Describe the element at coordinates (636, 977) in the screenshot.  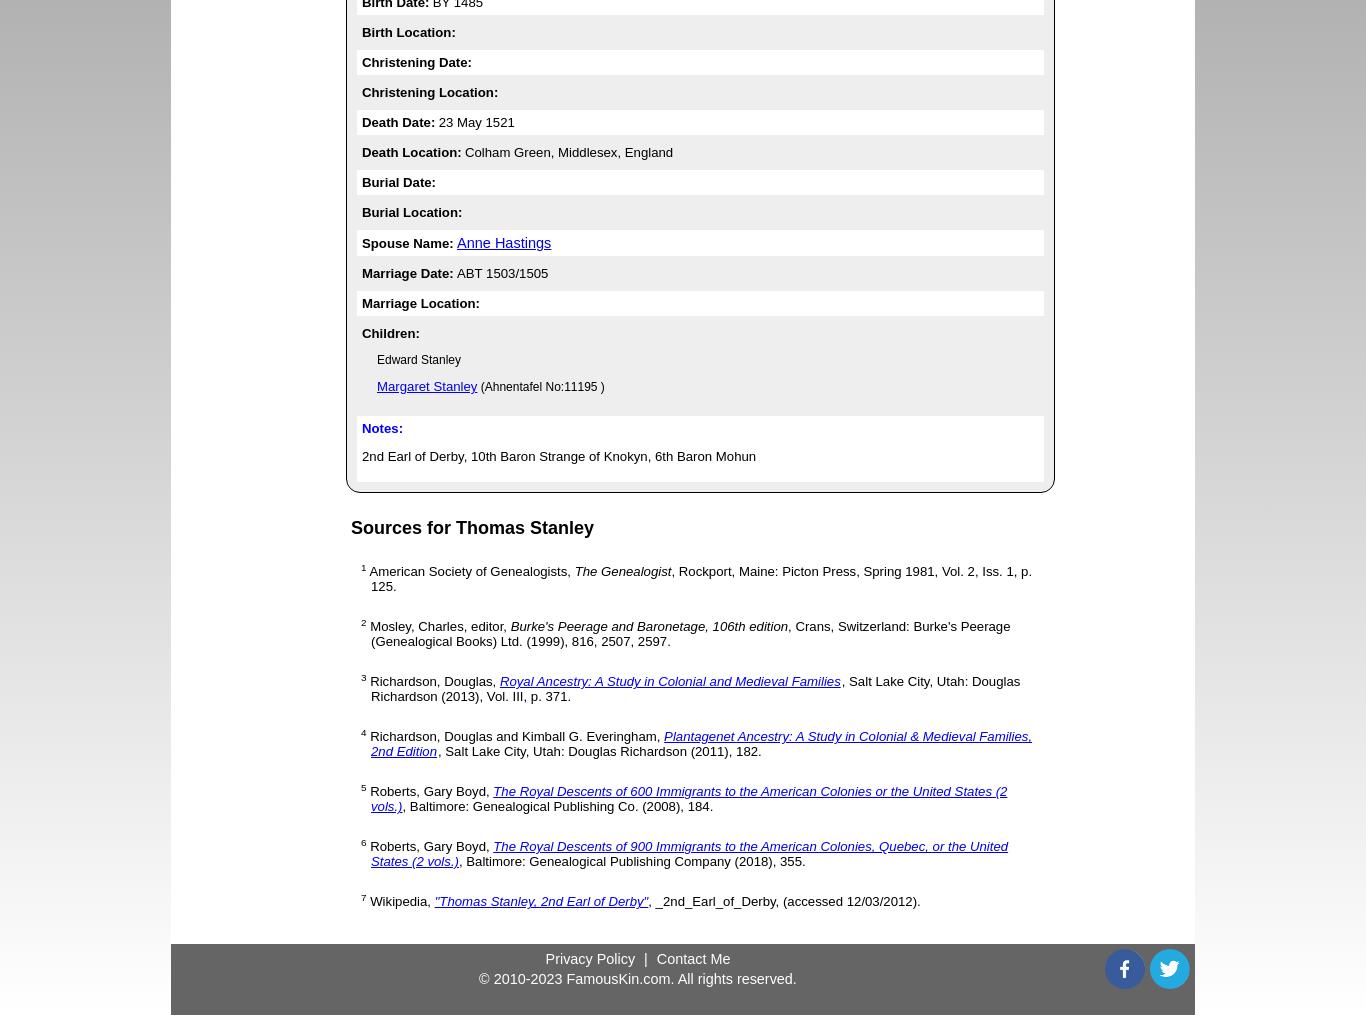
I see `'© 2010-2023 FamousKin.com. All rights reserved.'` at that location.